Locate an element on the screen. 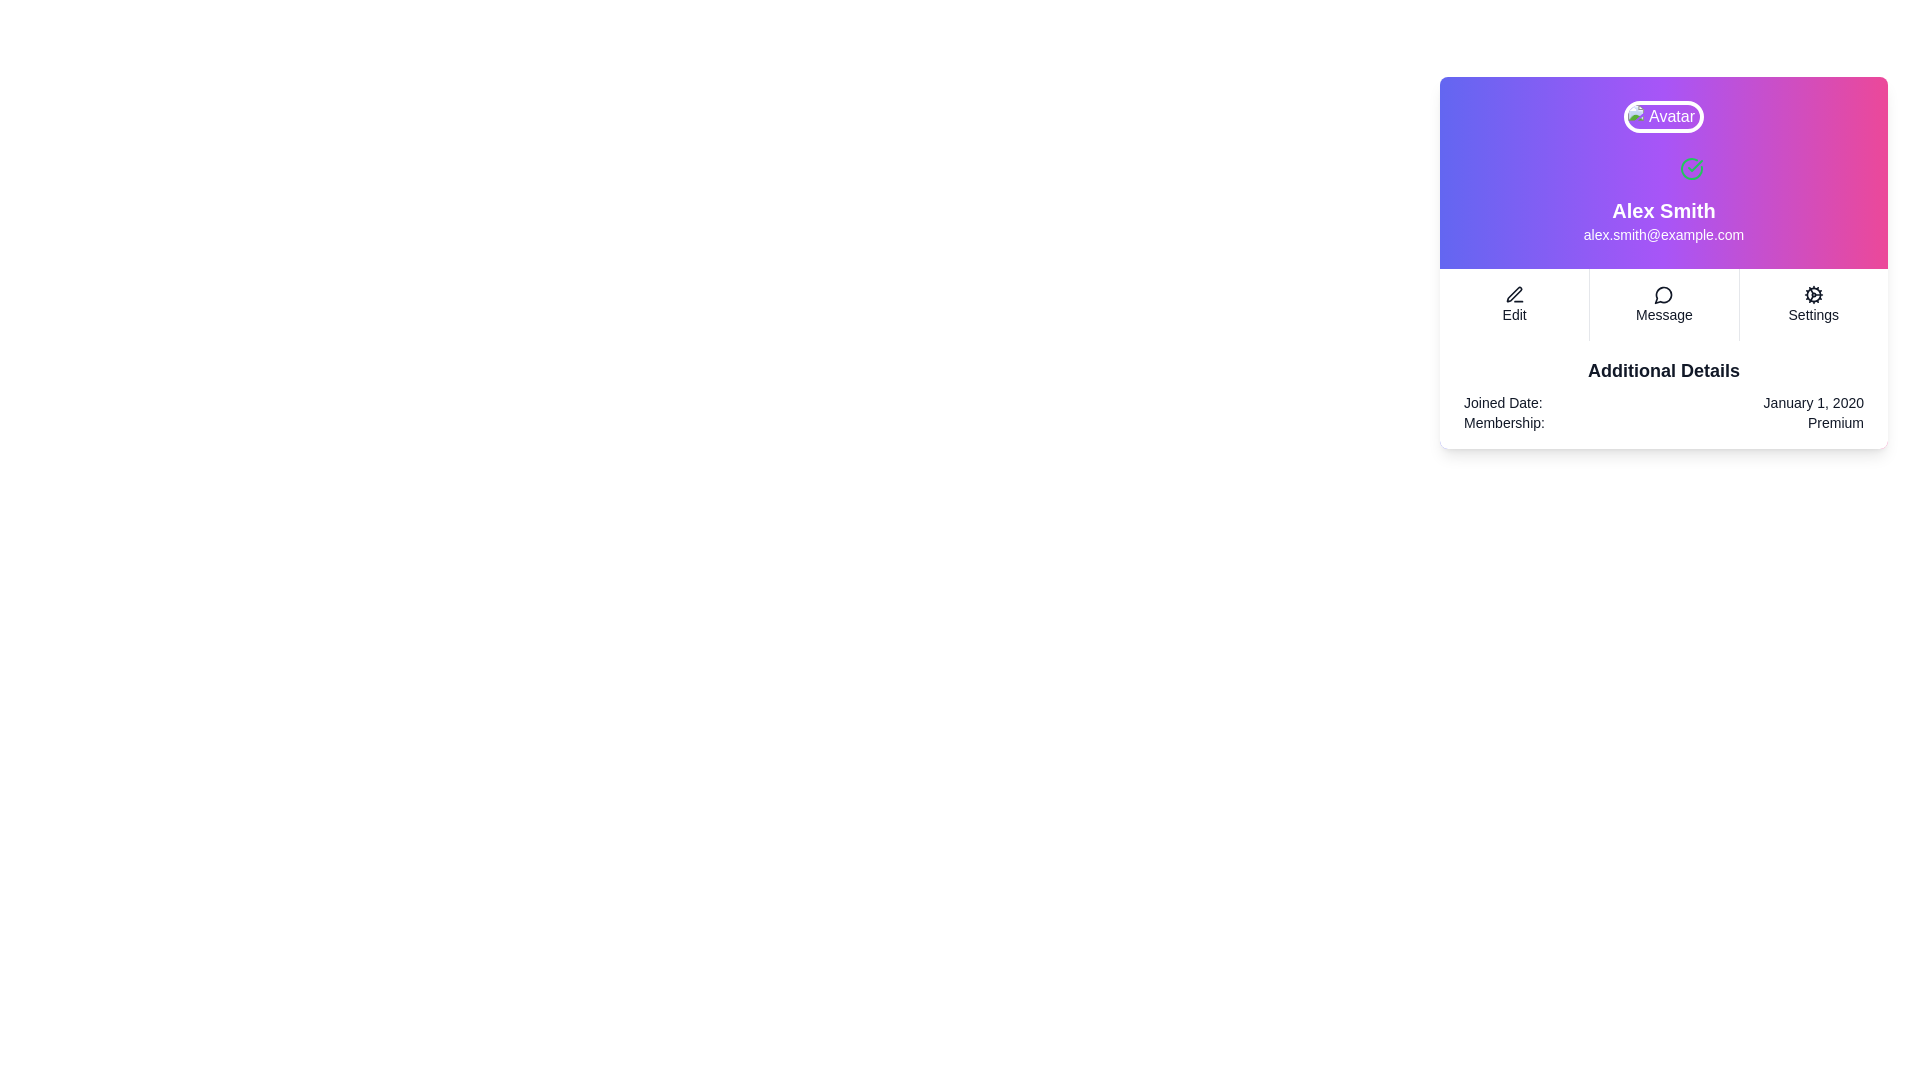  the text label indicating the user's membership category located beneath the 'Joined Date:' field in the 'Additional Details' section is located at coordinates (1504, 422).